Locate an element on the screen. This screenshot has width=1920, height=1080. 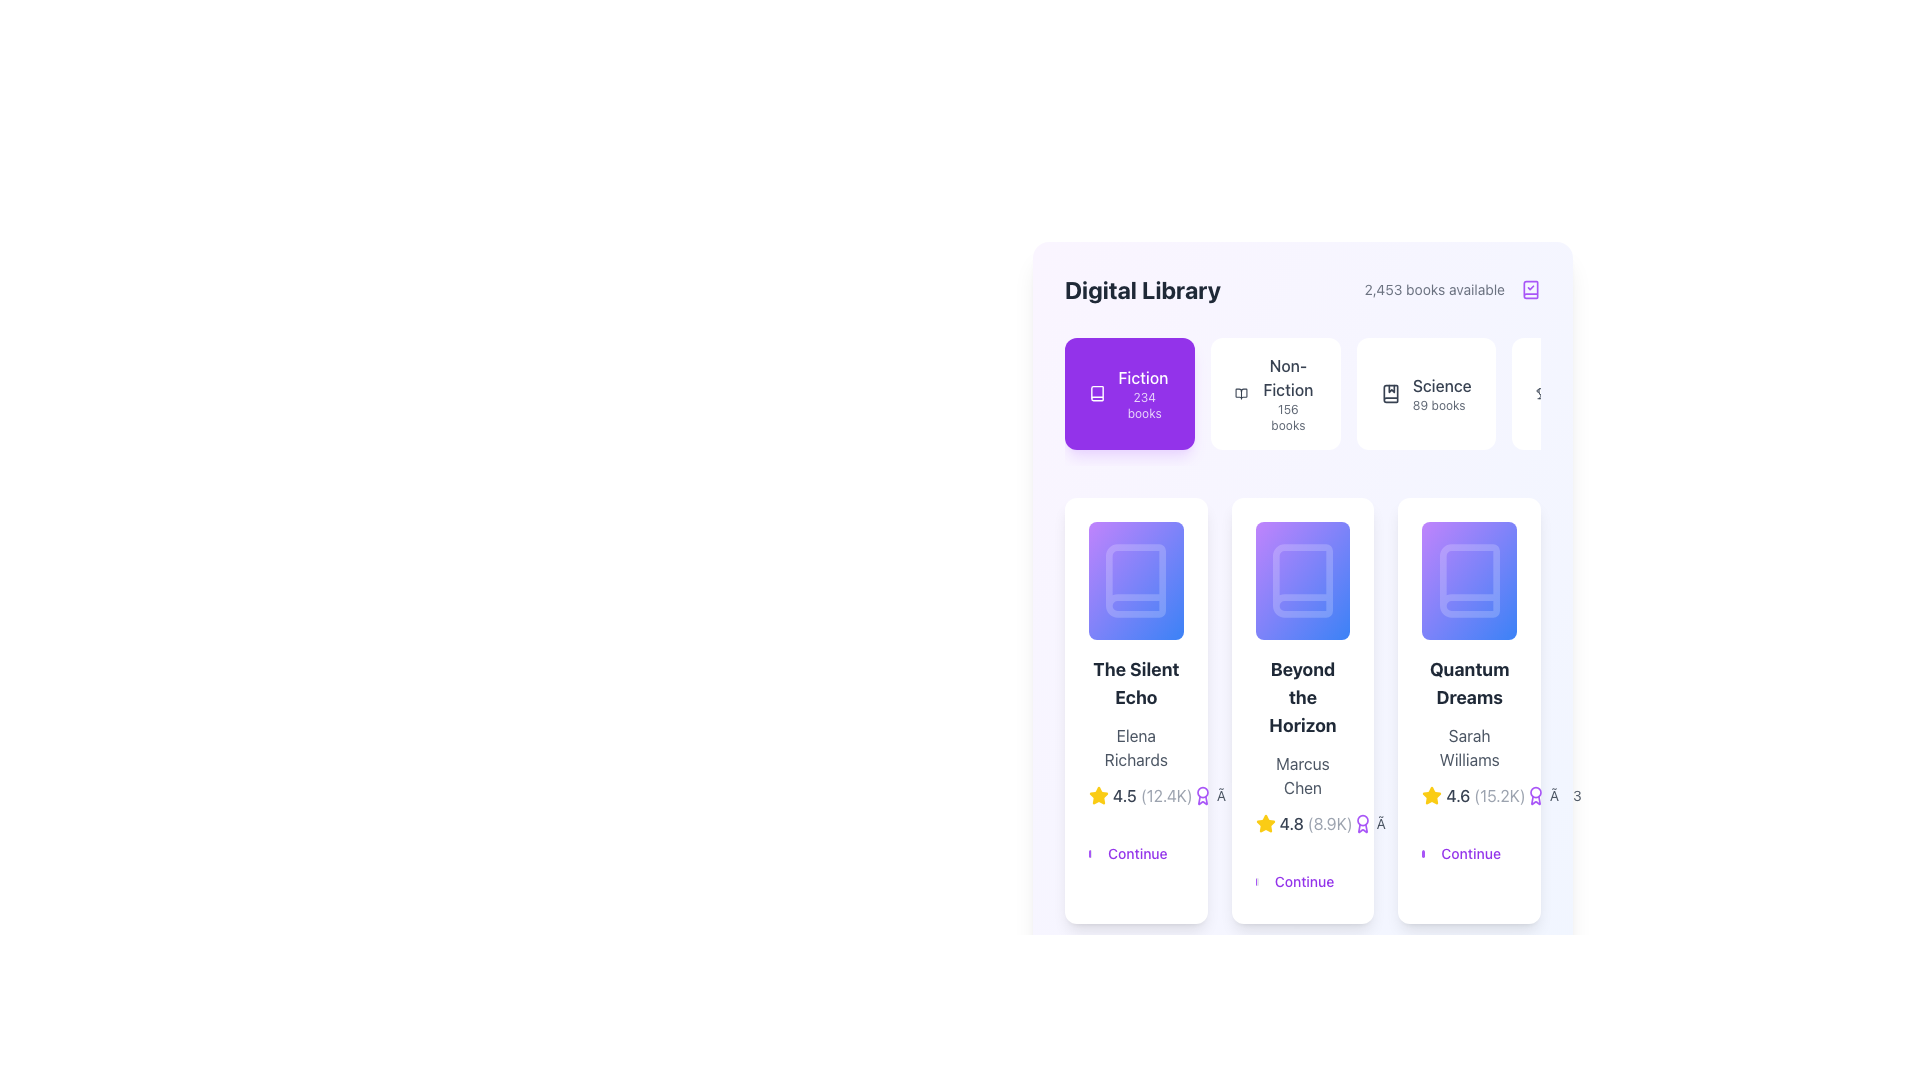
the interactive link/button for 'Beyond the Horizon' is located at coordinates (1302, 873).